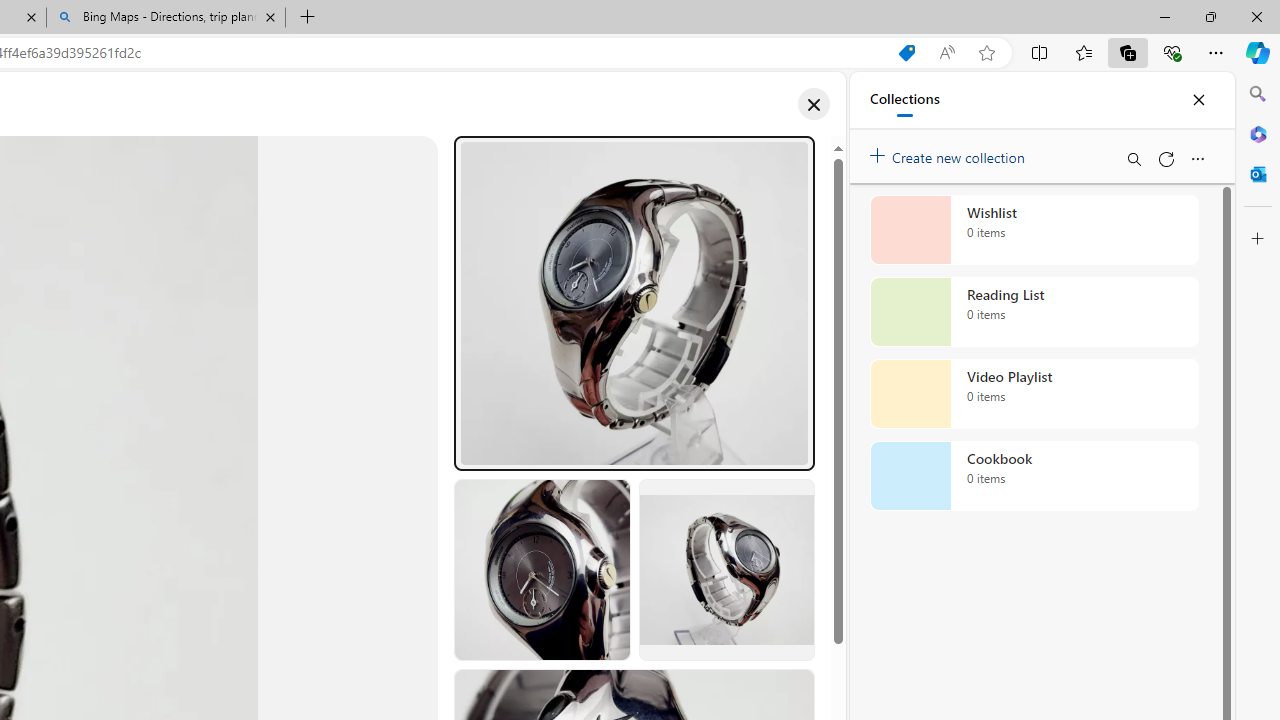 The image size is (1280, 720). What do you see at coordinates (1034, 394) in the screenshot?
I see `'Video Playlist collection, 0 items'` at bounding box center [1034, 394].